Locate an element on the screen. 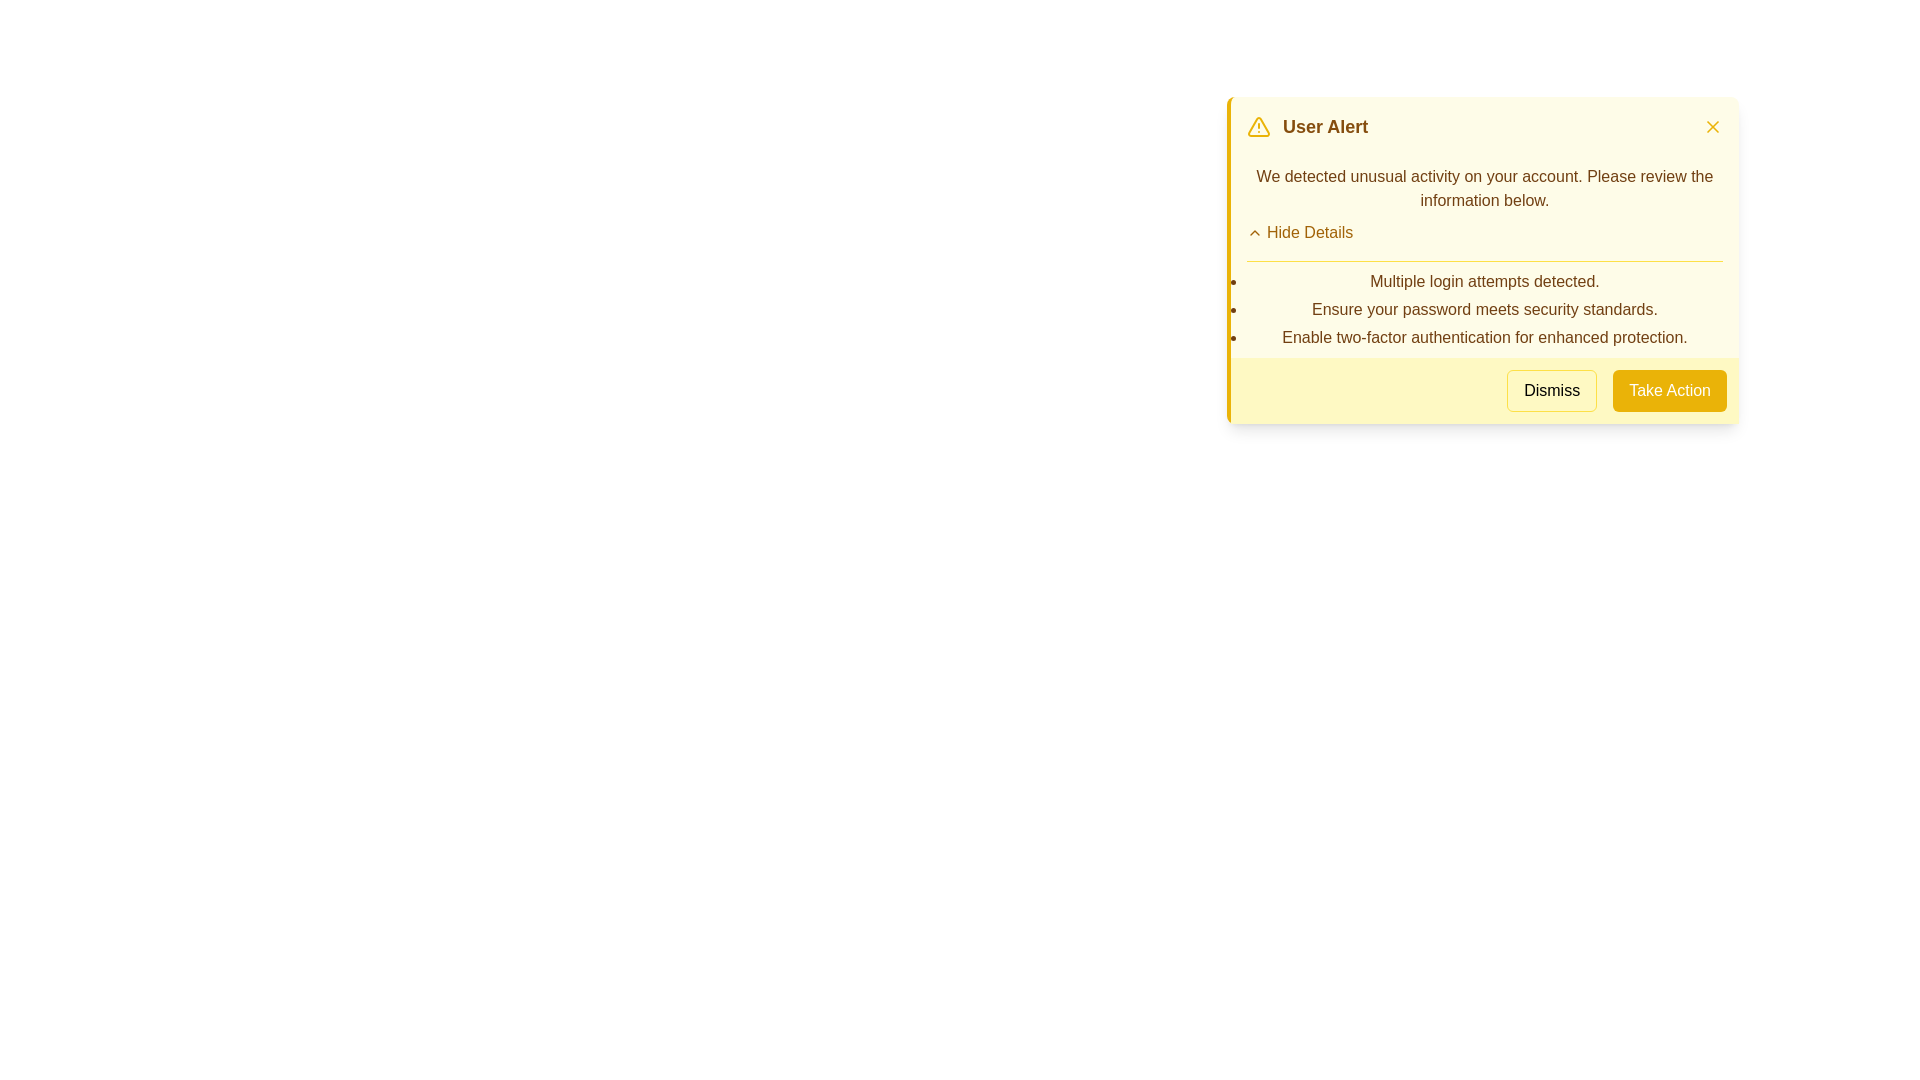  the Chevron Down icon located to the left of the 'Hide Details' text is located at coordinates (1253, 231).